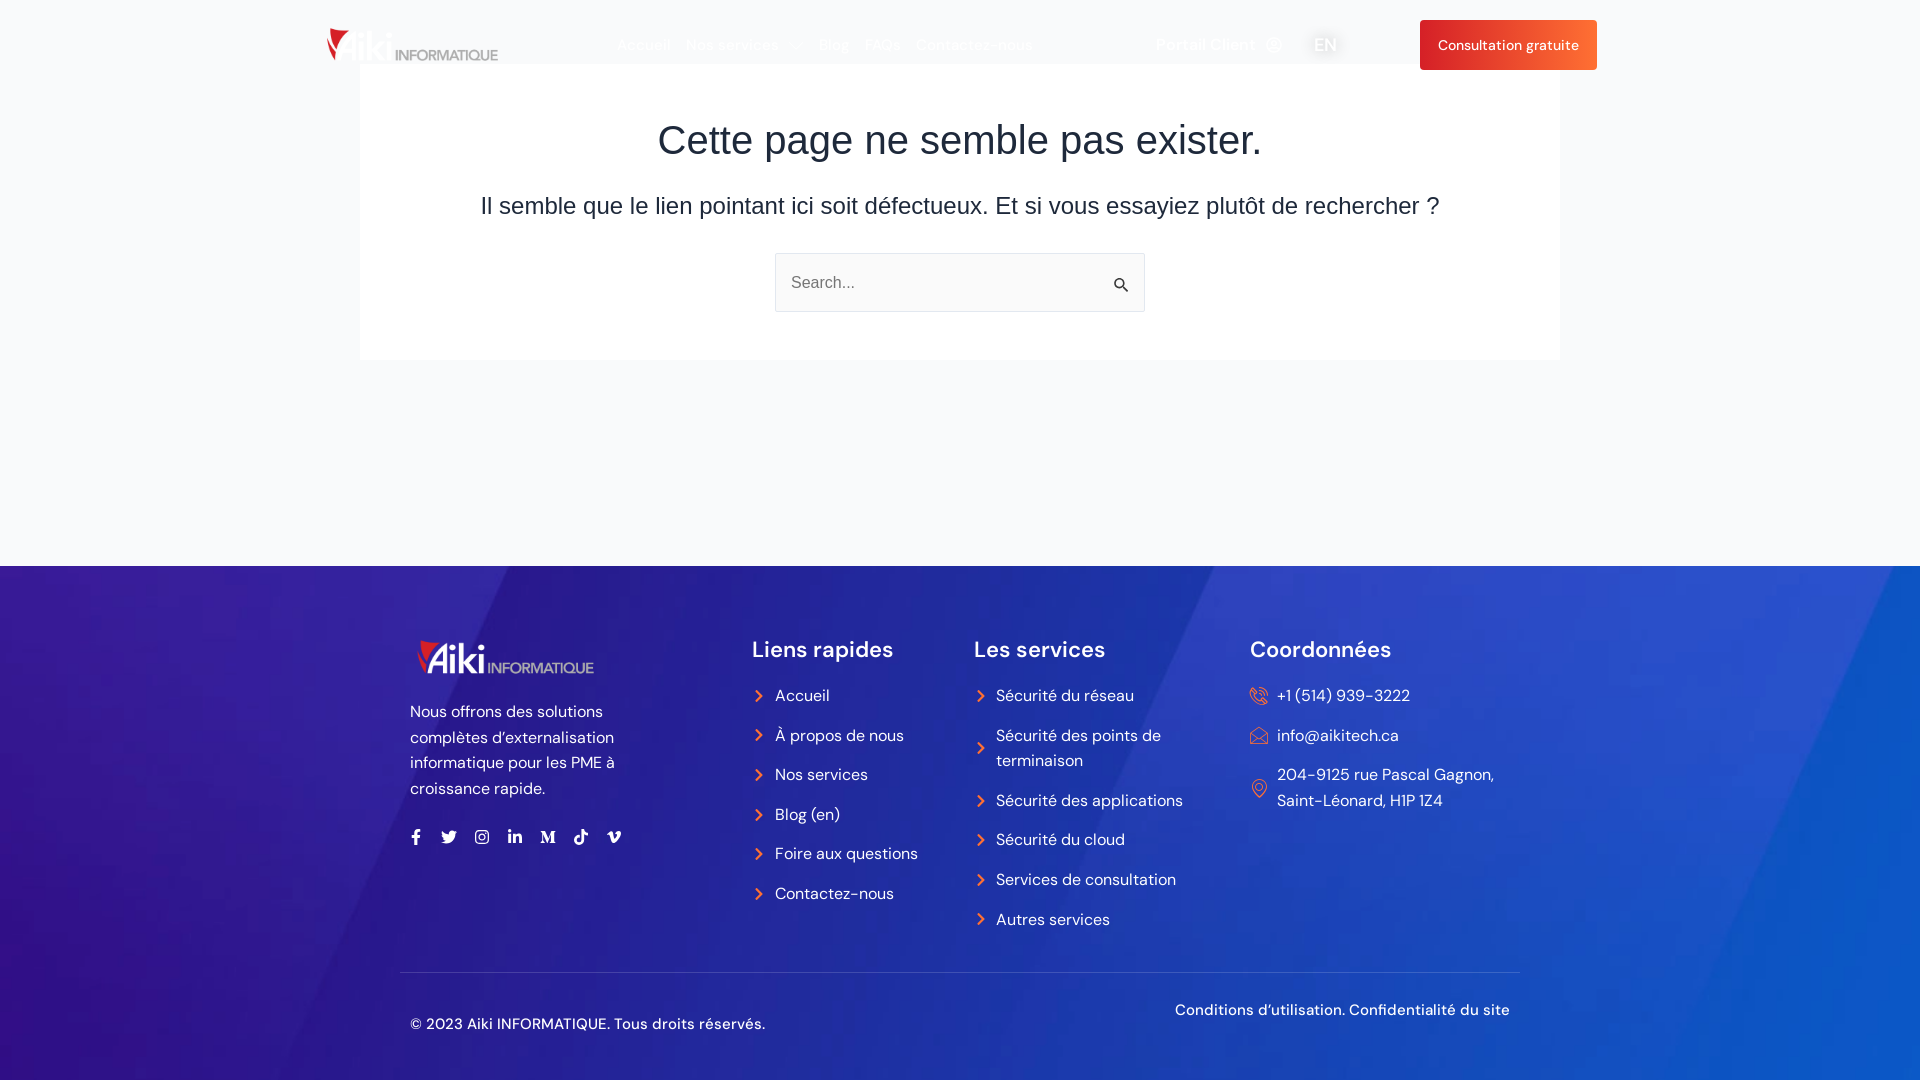 The height and width of the screenshot is (1080, 1920). What do you see at coordinates (1098, 273) in the screenshot?
I see `'Recherche'` at bounding box center [1098, 273].